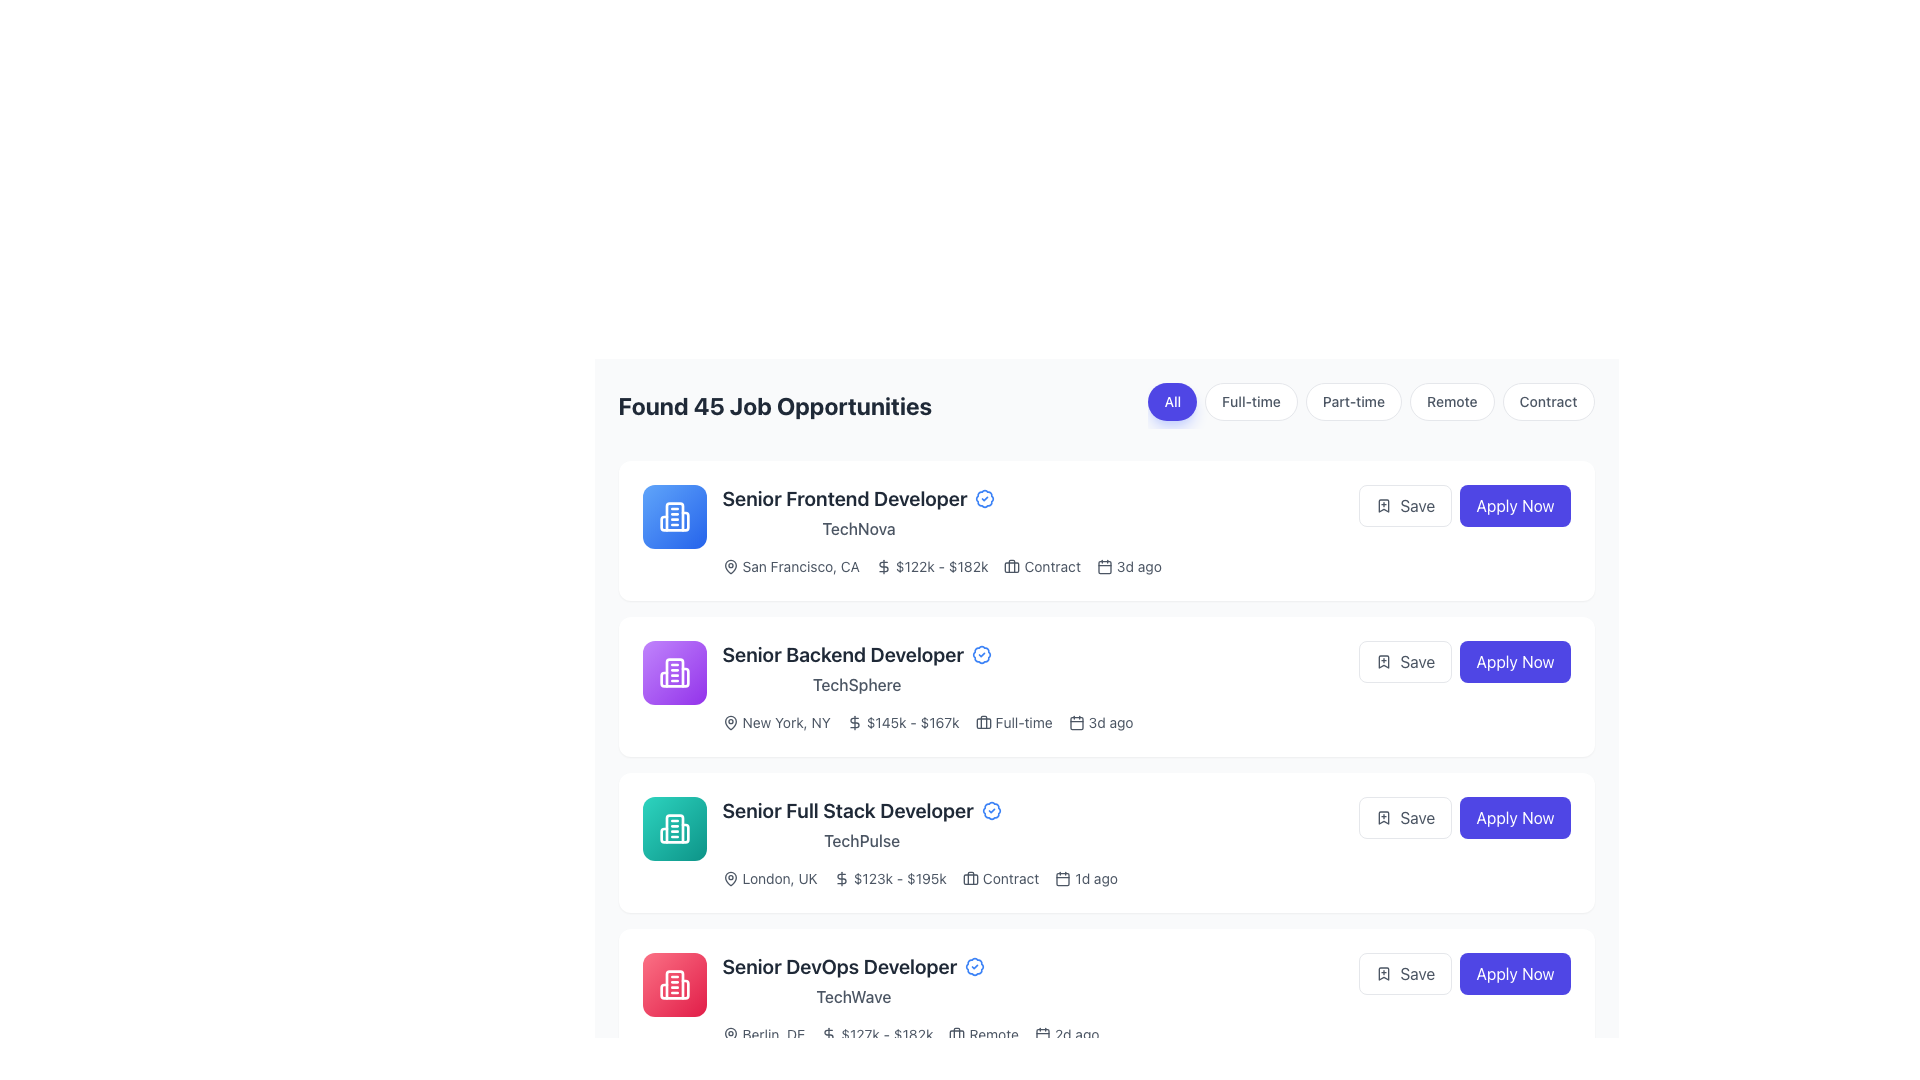 This screenshot has height=1080, width=1920. What do you see at coordinates (862, 810) in the screenshot?
I see `the job title text label with attached icon in the third card of the job postings list` at bounding box center [862, 810].